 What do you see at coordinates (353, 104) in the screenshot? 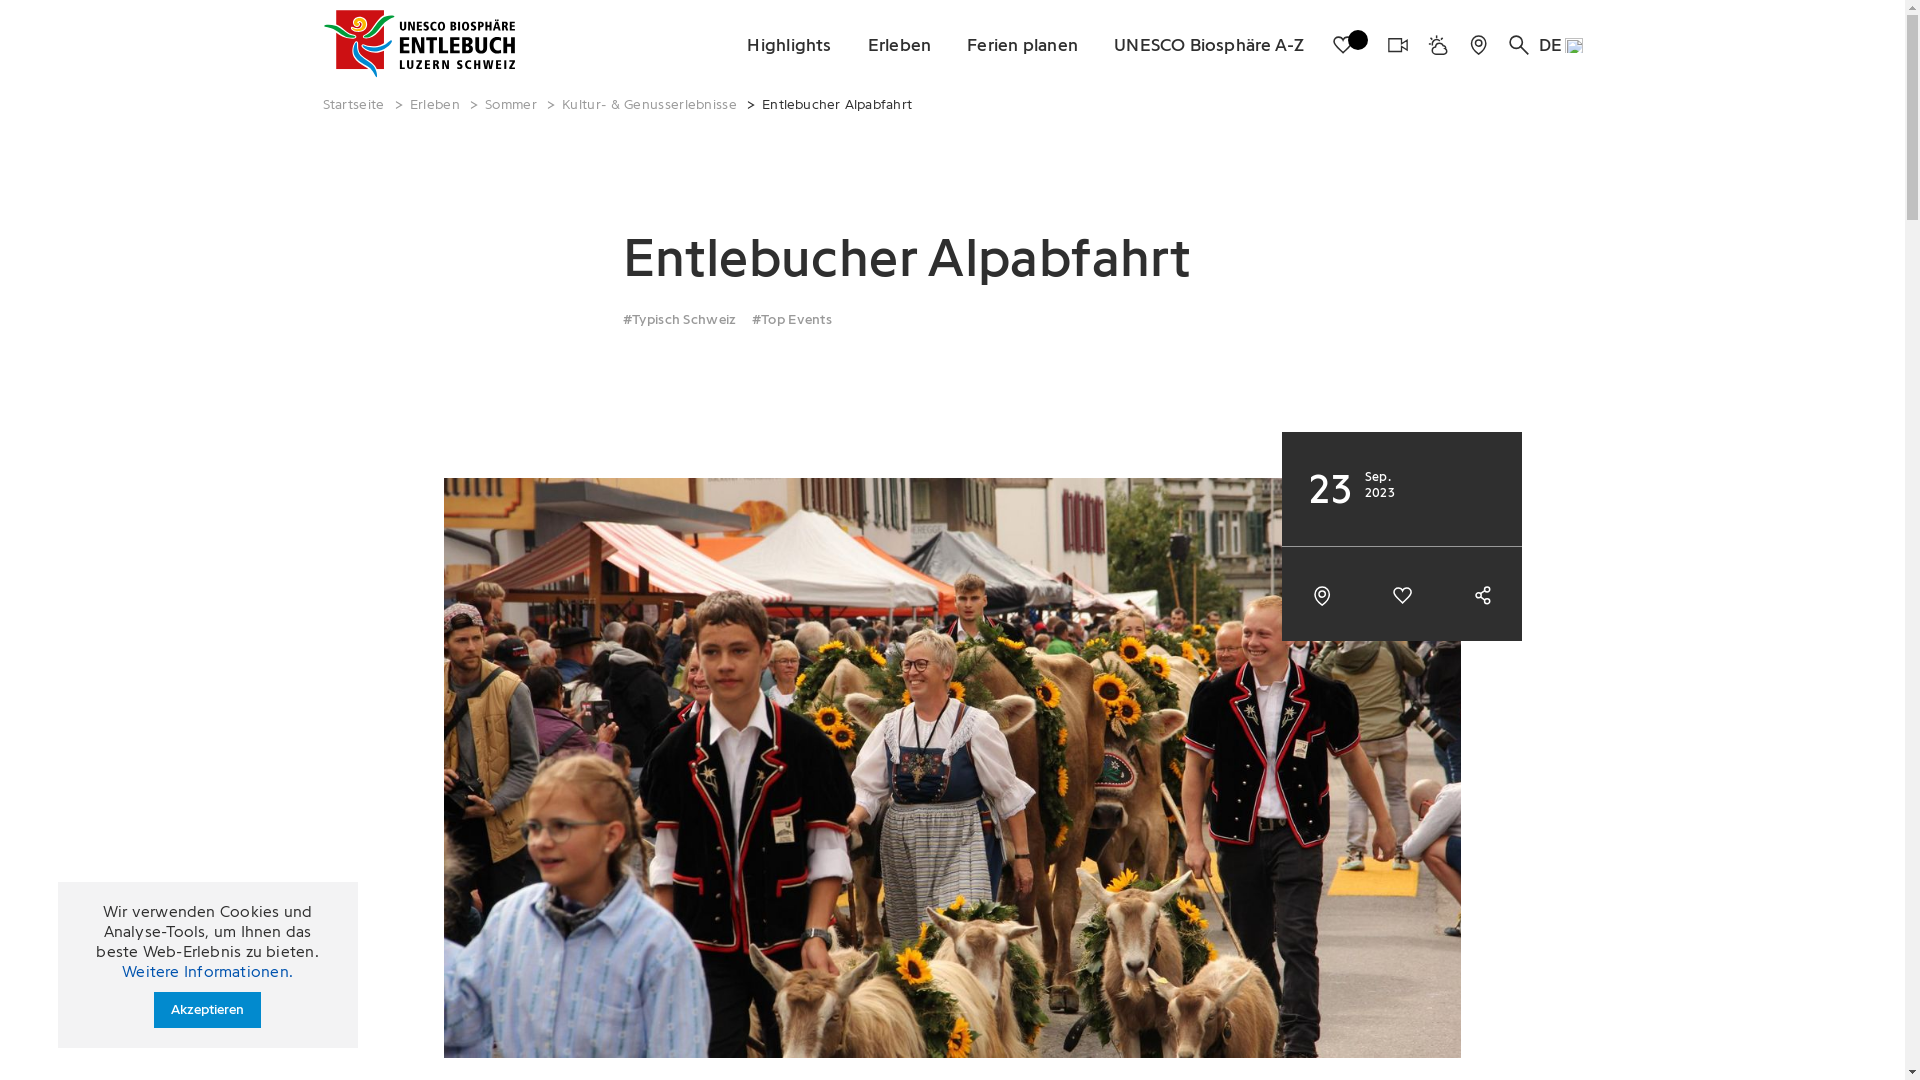
I see `'Startseite'` at bounding box center [353, 104].